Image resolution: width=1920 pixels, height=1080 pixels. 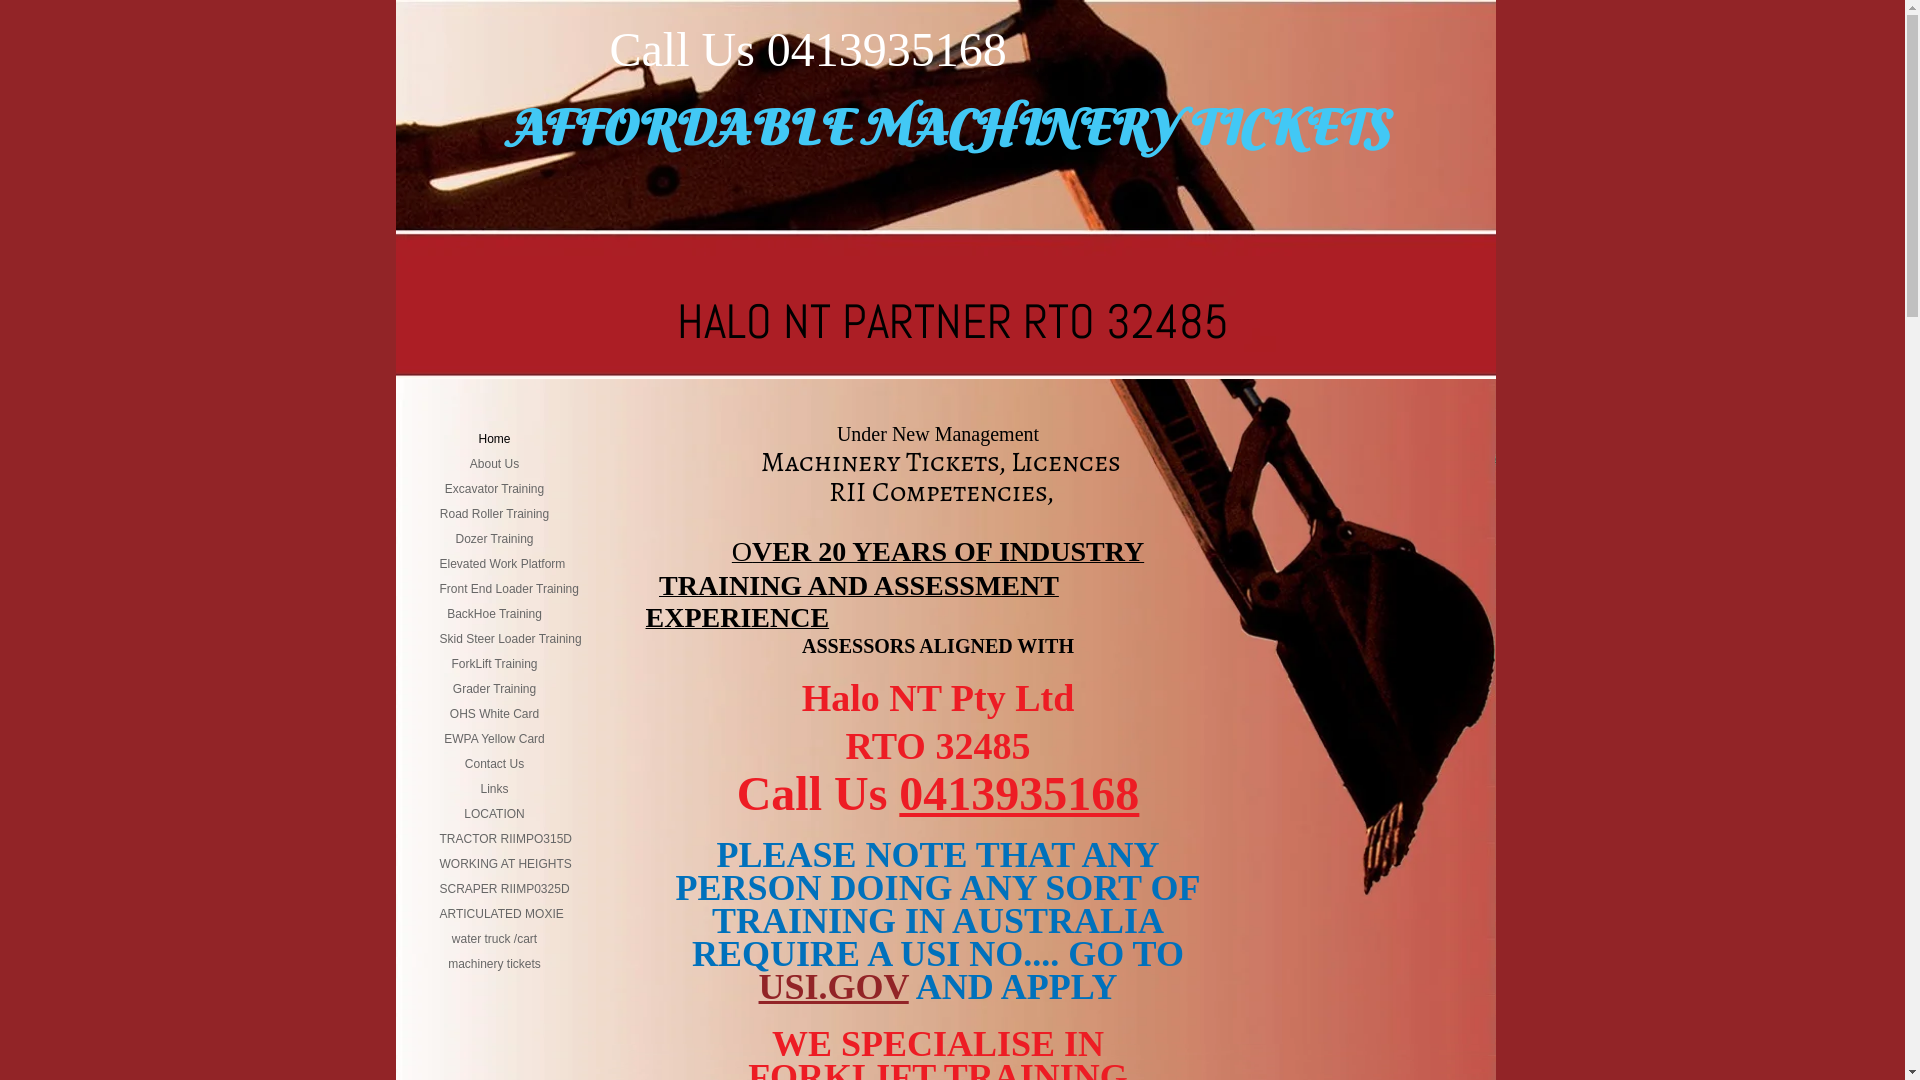 What do you see at coordinates (494, 763) in the screenshot?
I see `'Contact Us'` at bounding box center [494, 763].